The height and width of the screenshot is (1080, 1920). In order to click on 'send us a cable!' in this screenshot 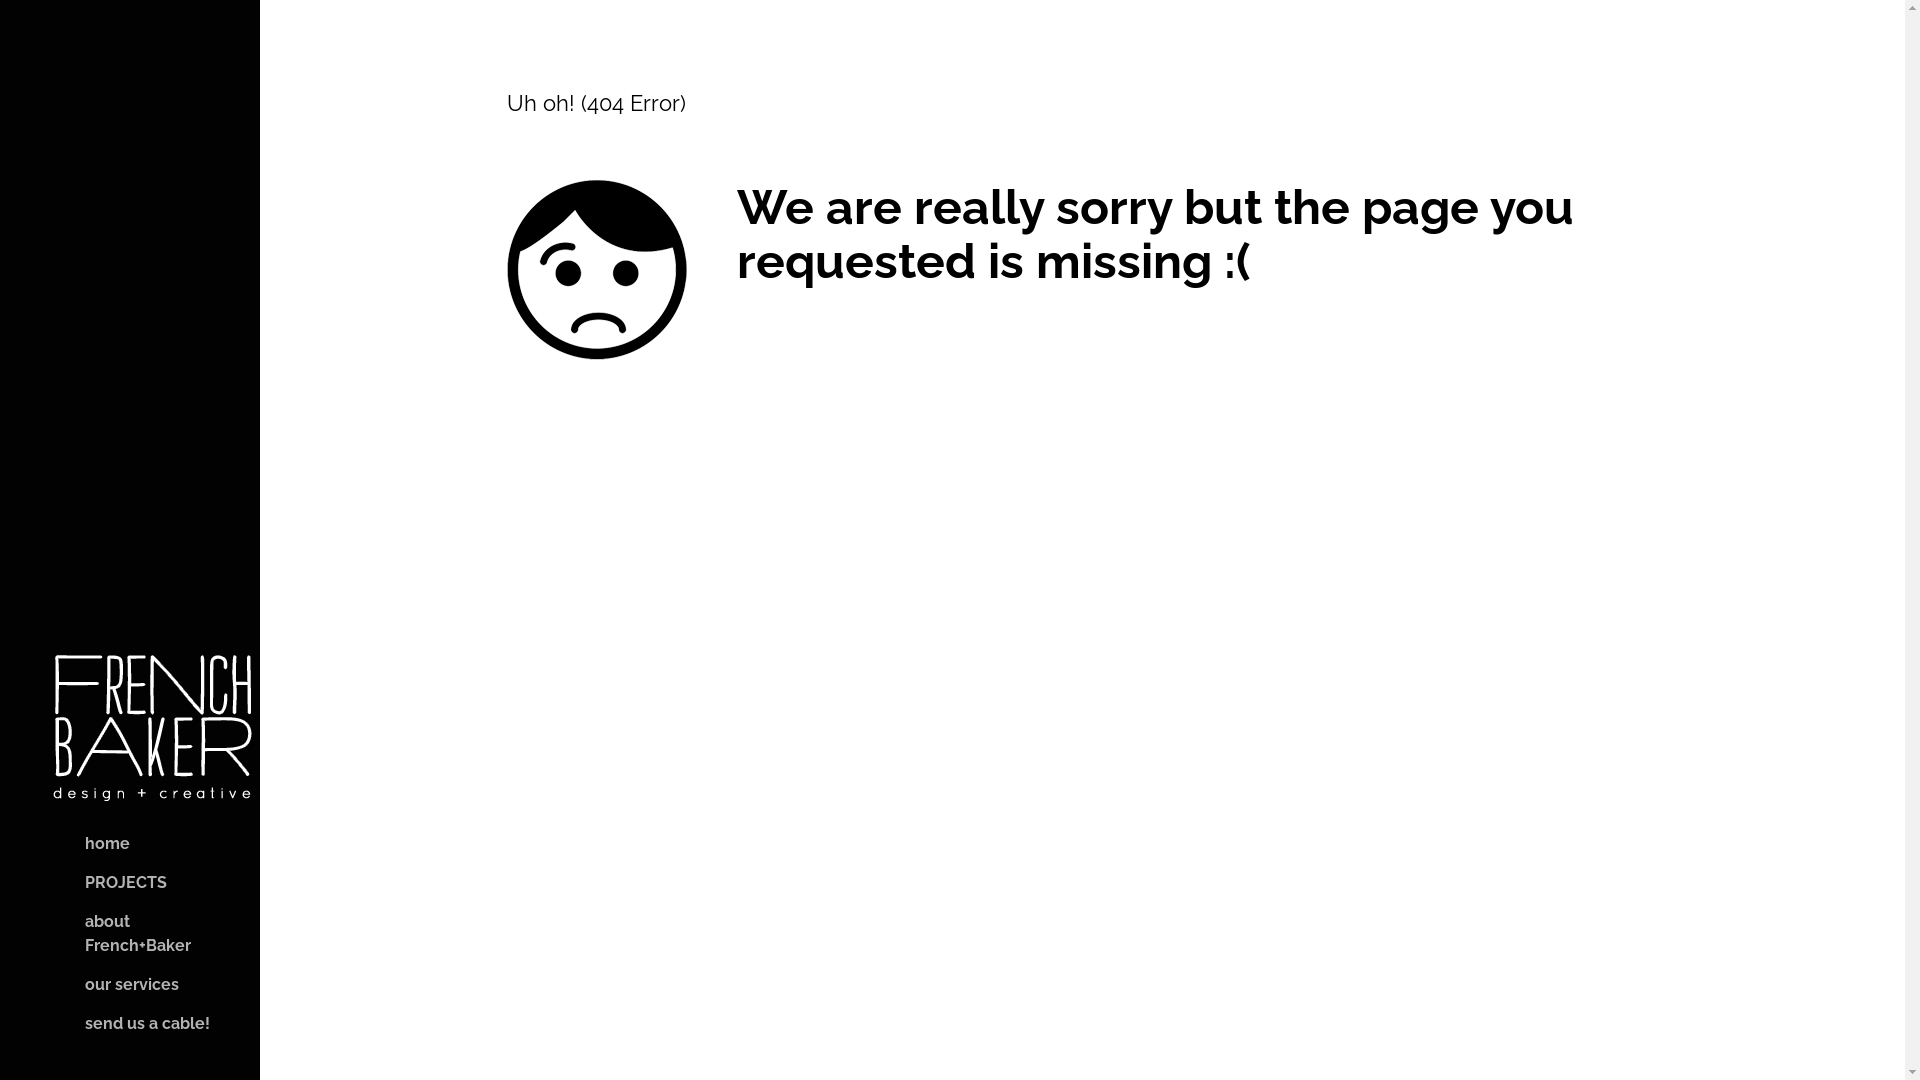, I will do `click(128, 1023)`.